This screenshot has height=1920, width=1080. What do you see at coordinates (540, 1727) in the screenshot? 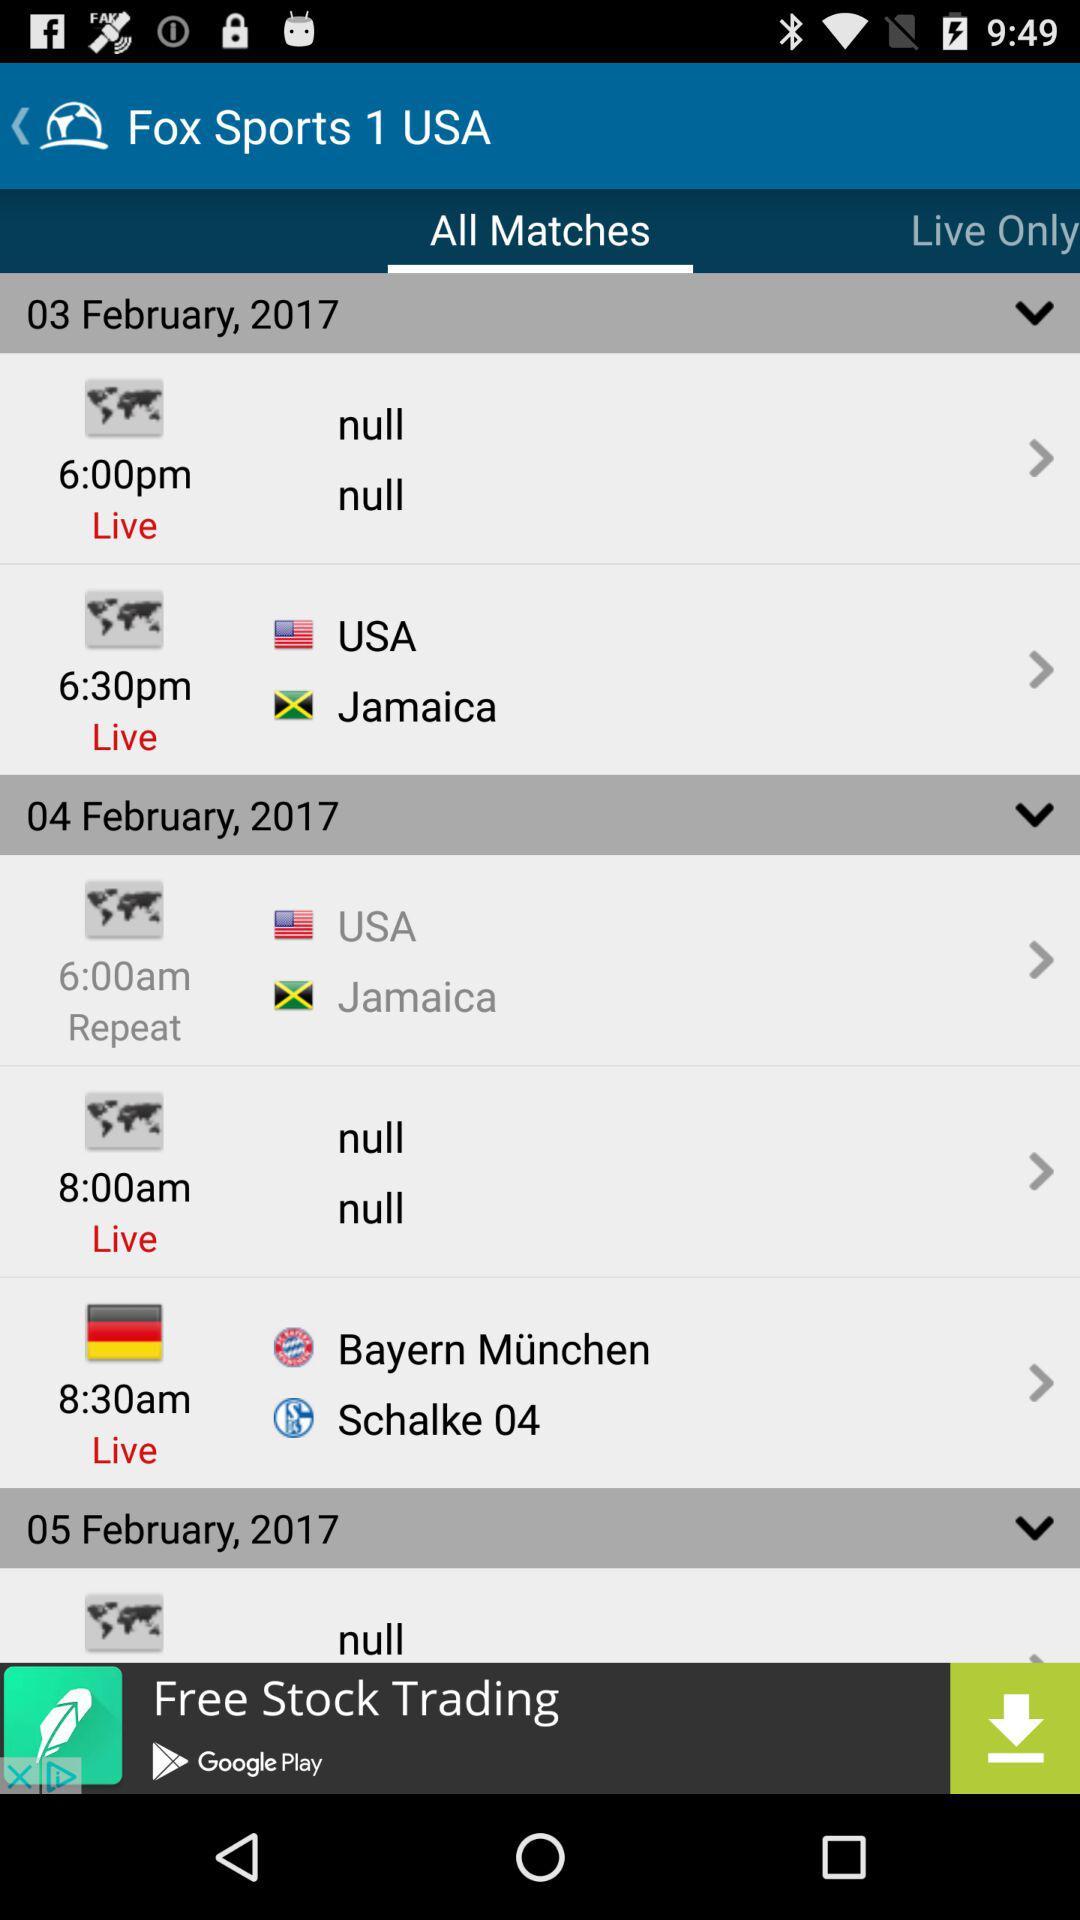
I see `advertisement` at bounding box center [540, 1727].